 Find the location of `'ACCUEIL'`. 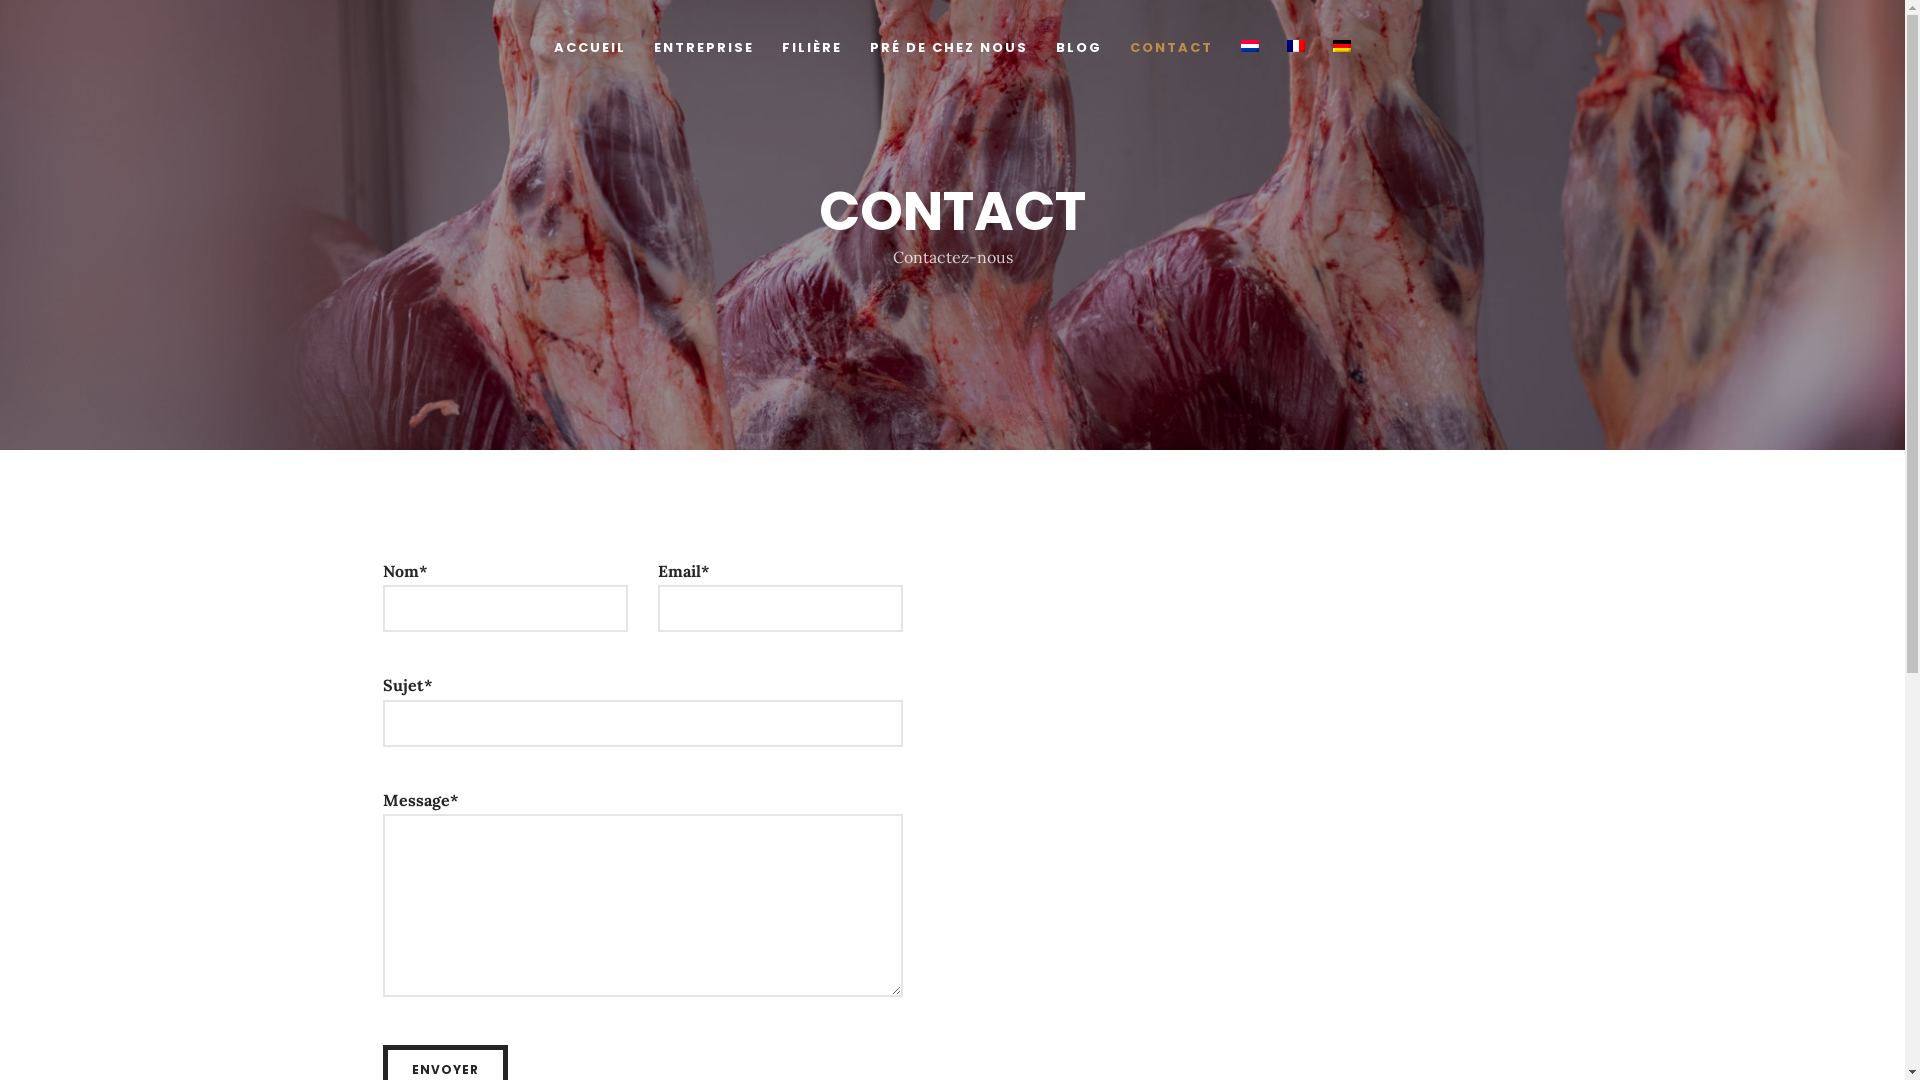

'ACCUEIL' is located at coordinates (589, 52).